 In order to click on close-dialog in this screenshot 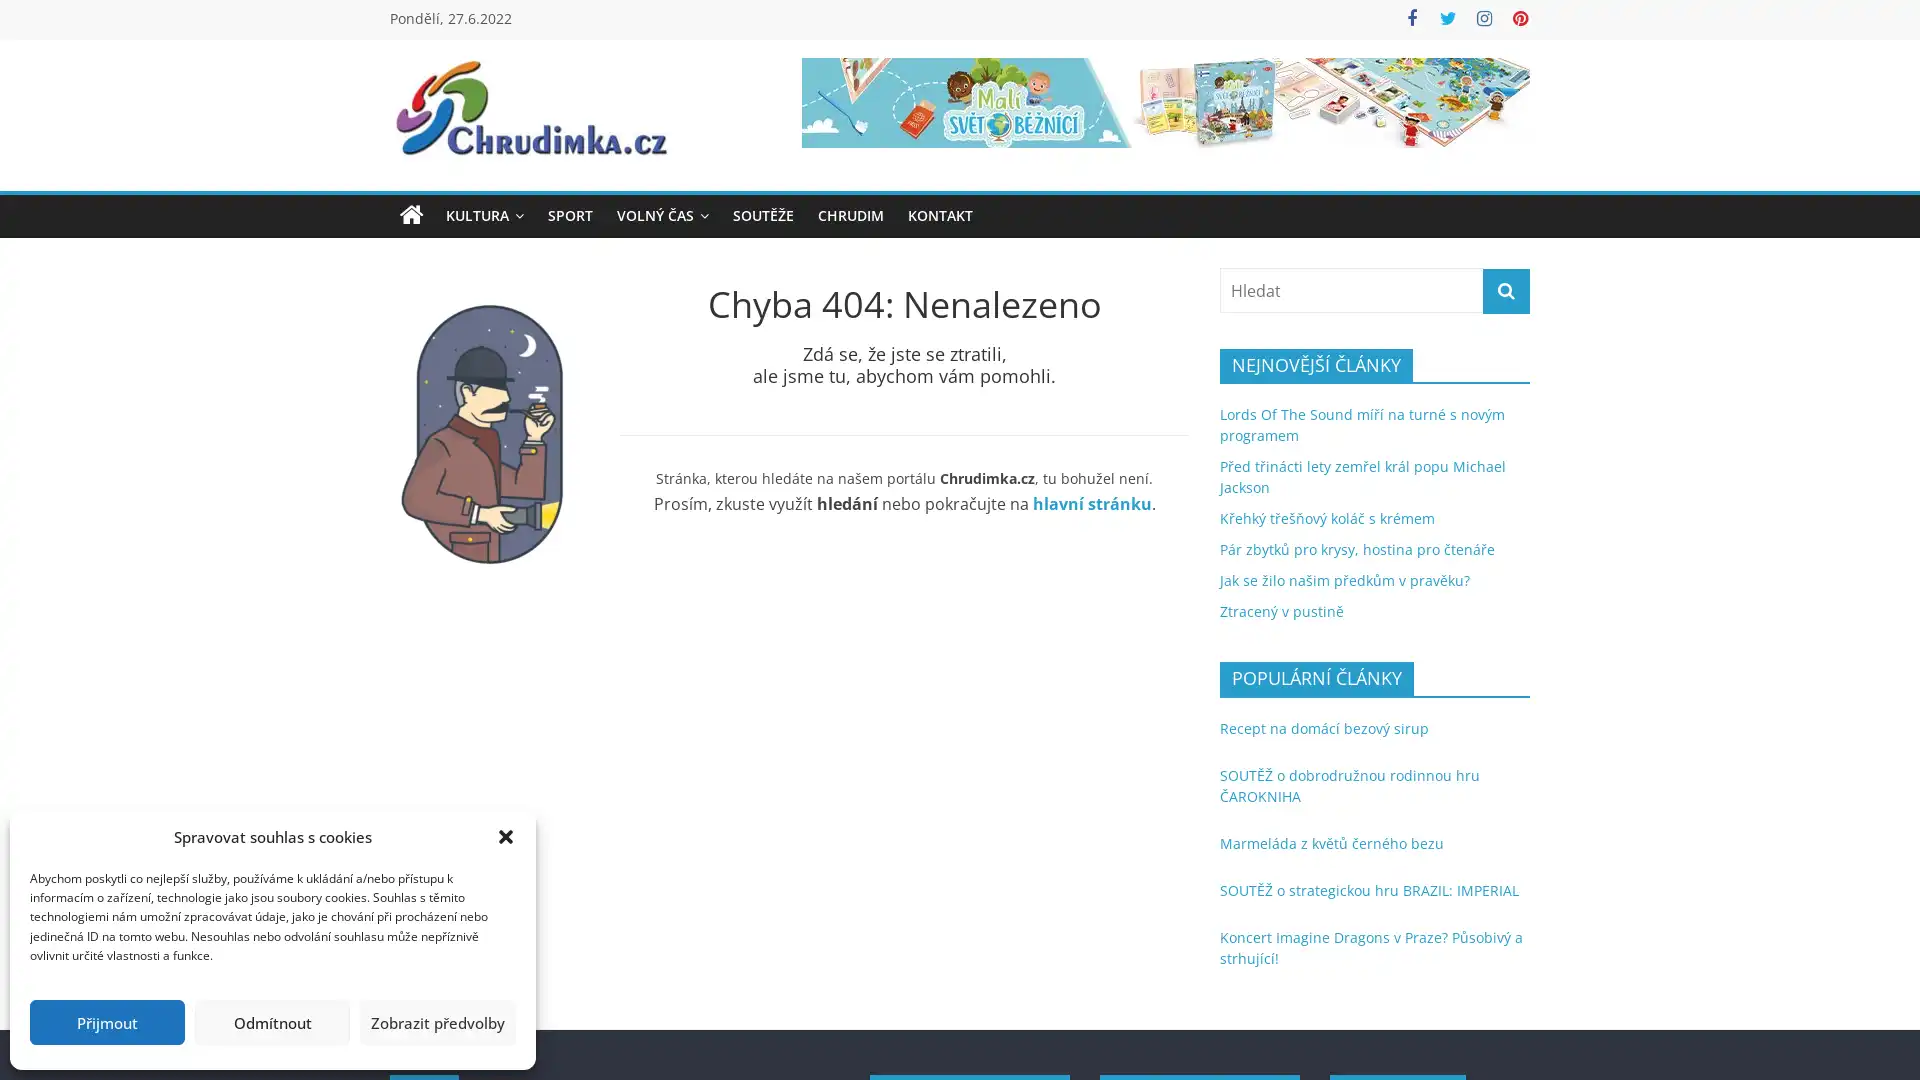, I will do `click(505, 837)`.